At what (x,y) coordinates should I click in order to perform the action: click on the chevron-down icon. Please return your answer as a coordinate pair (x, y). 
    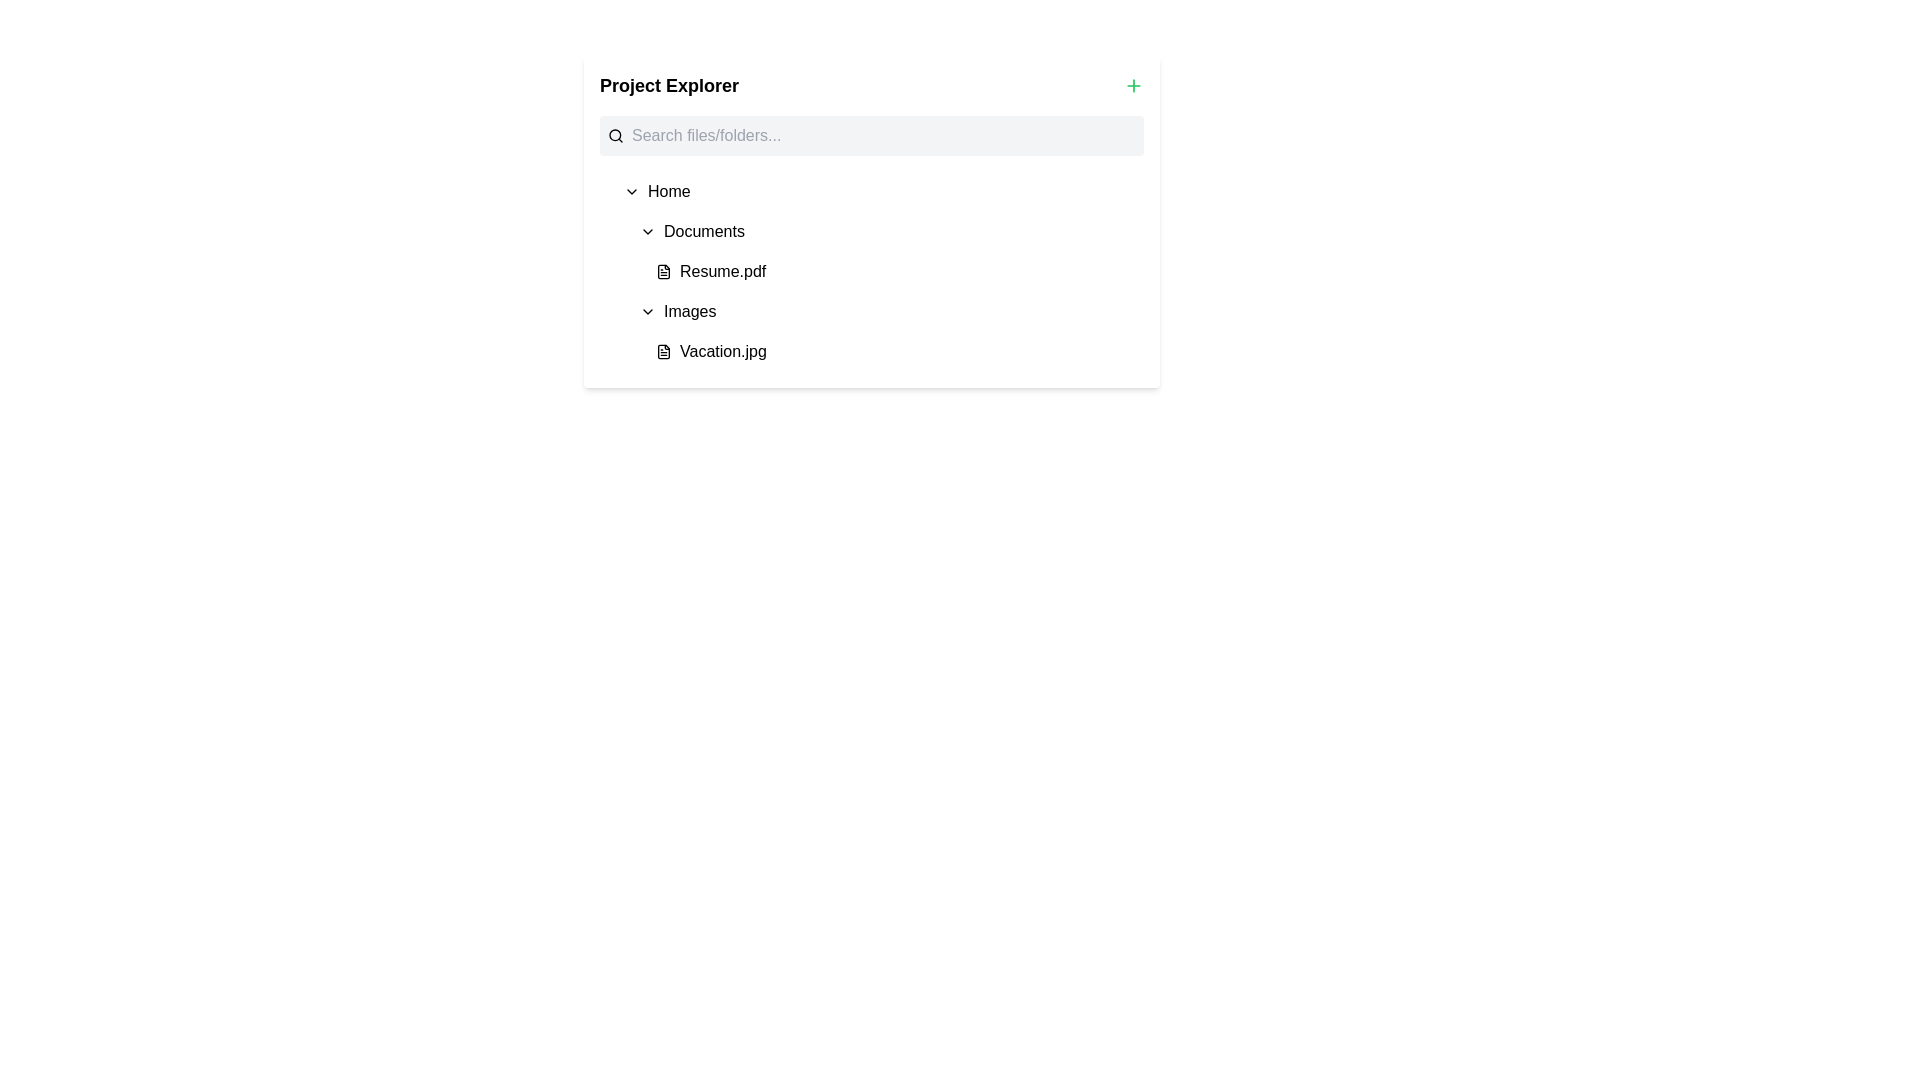
    Looking at the image, I should click on (648, 230).